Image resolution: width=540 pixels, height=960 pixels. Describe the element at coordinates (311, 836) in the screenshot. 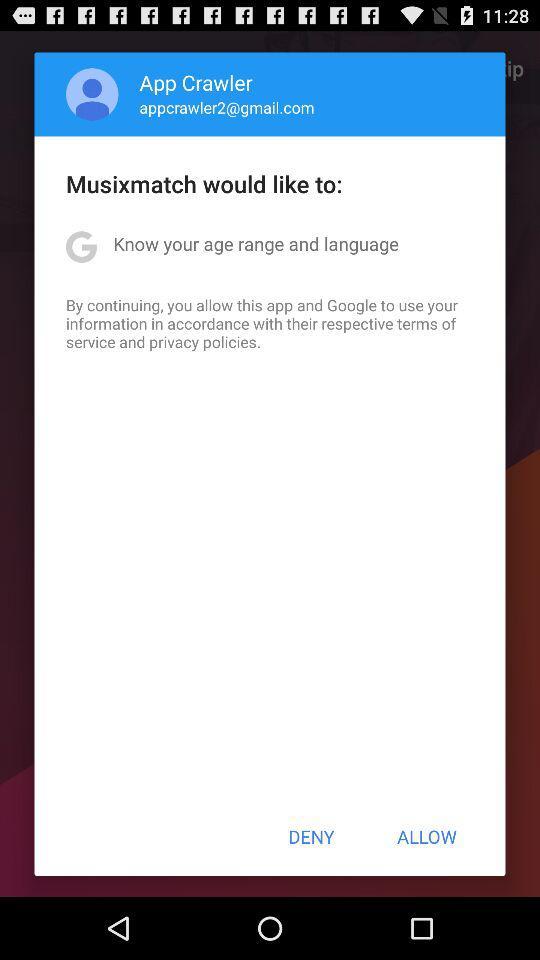

I see `deny at the bottom` at that location.